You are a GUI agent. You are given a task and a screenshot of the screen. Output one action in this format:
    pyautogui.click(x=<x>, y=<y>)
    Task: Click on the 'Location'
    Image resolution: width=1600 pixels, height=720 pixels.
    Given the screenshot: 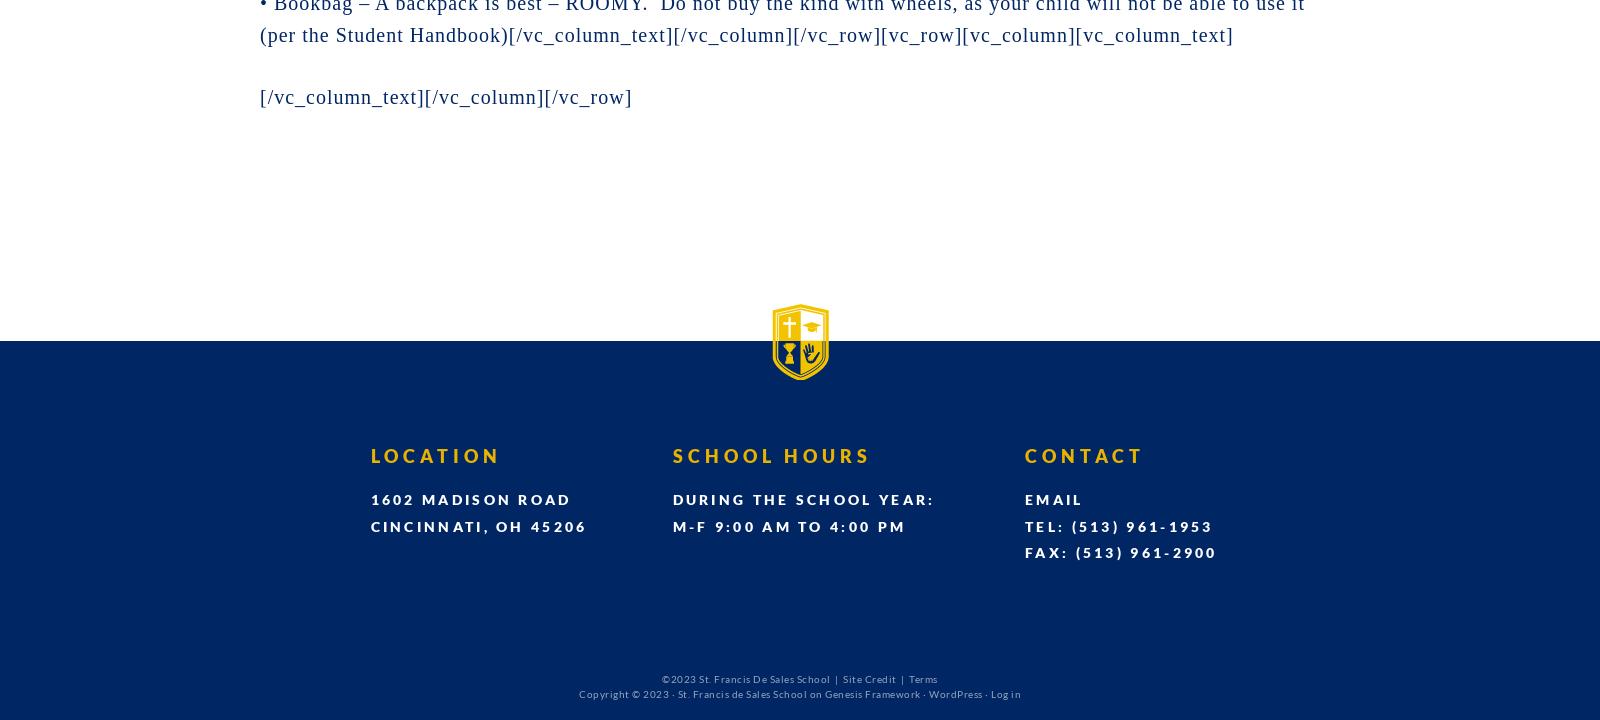 What is the action you would take?
    pyautogui.click(x=434, y=454)
    